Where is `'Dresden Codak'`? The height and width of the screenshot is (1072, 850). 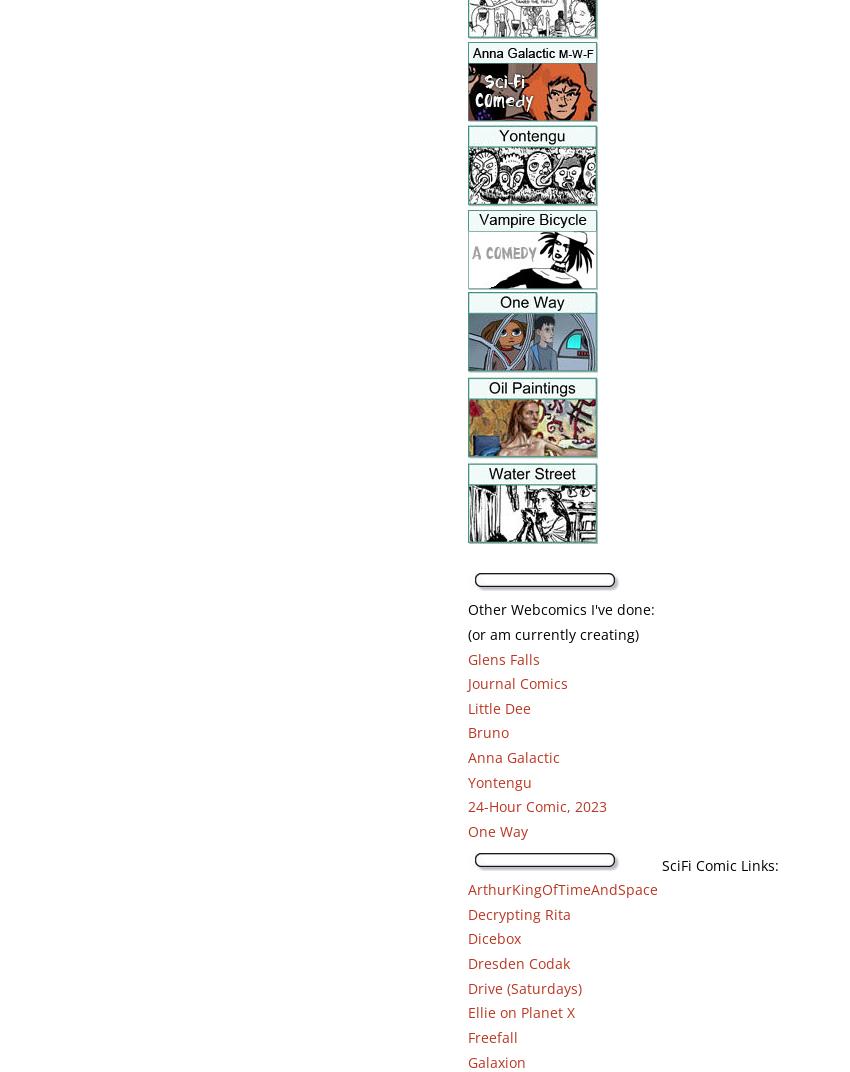 'Dresden Codak' is located at coordinates (516, 962).